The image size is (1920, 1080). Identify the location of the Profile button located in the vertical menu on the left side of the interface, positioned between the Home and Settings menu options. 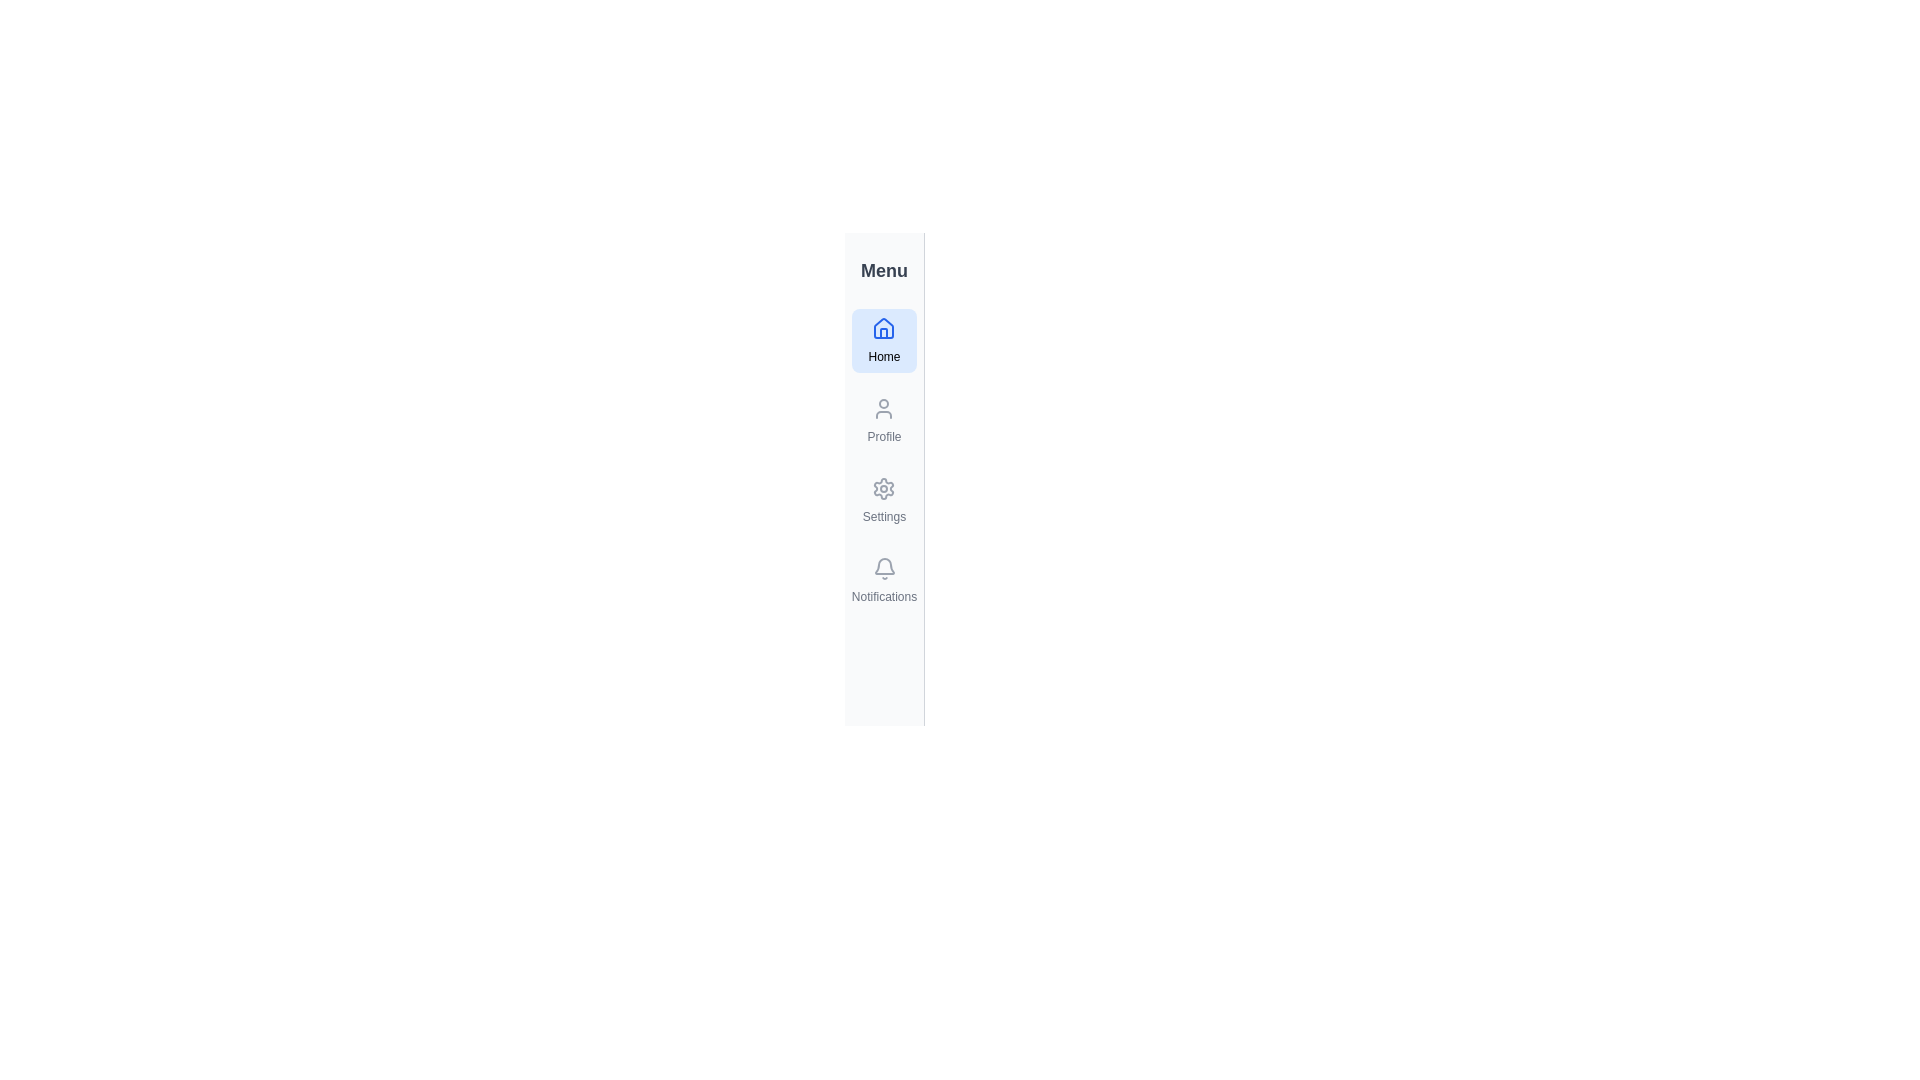
(882, 419).